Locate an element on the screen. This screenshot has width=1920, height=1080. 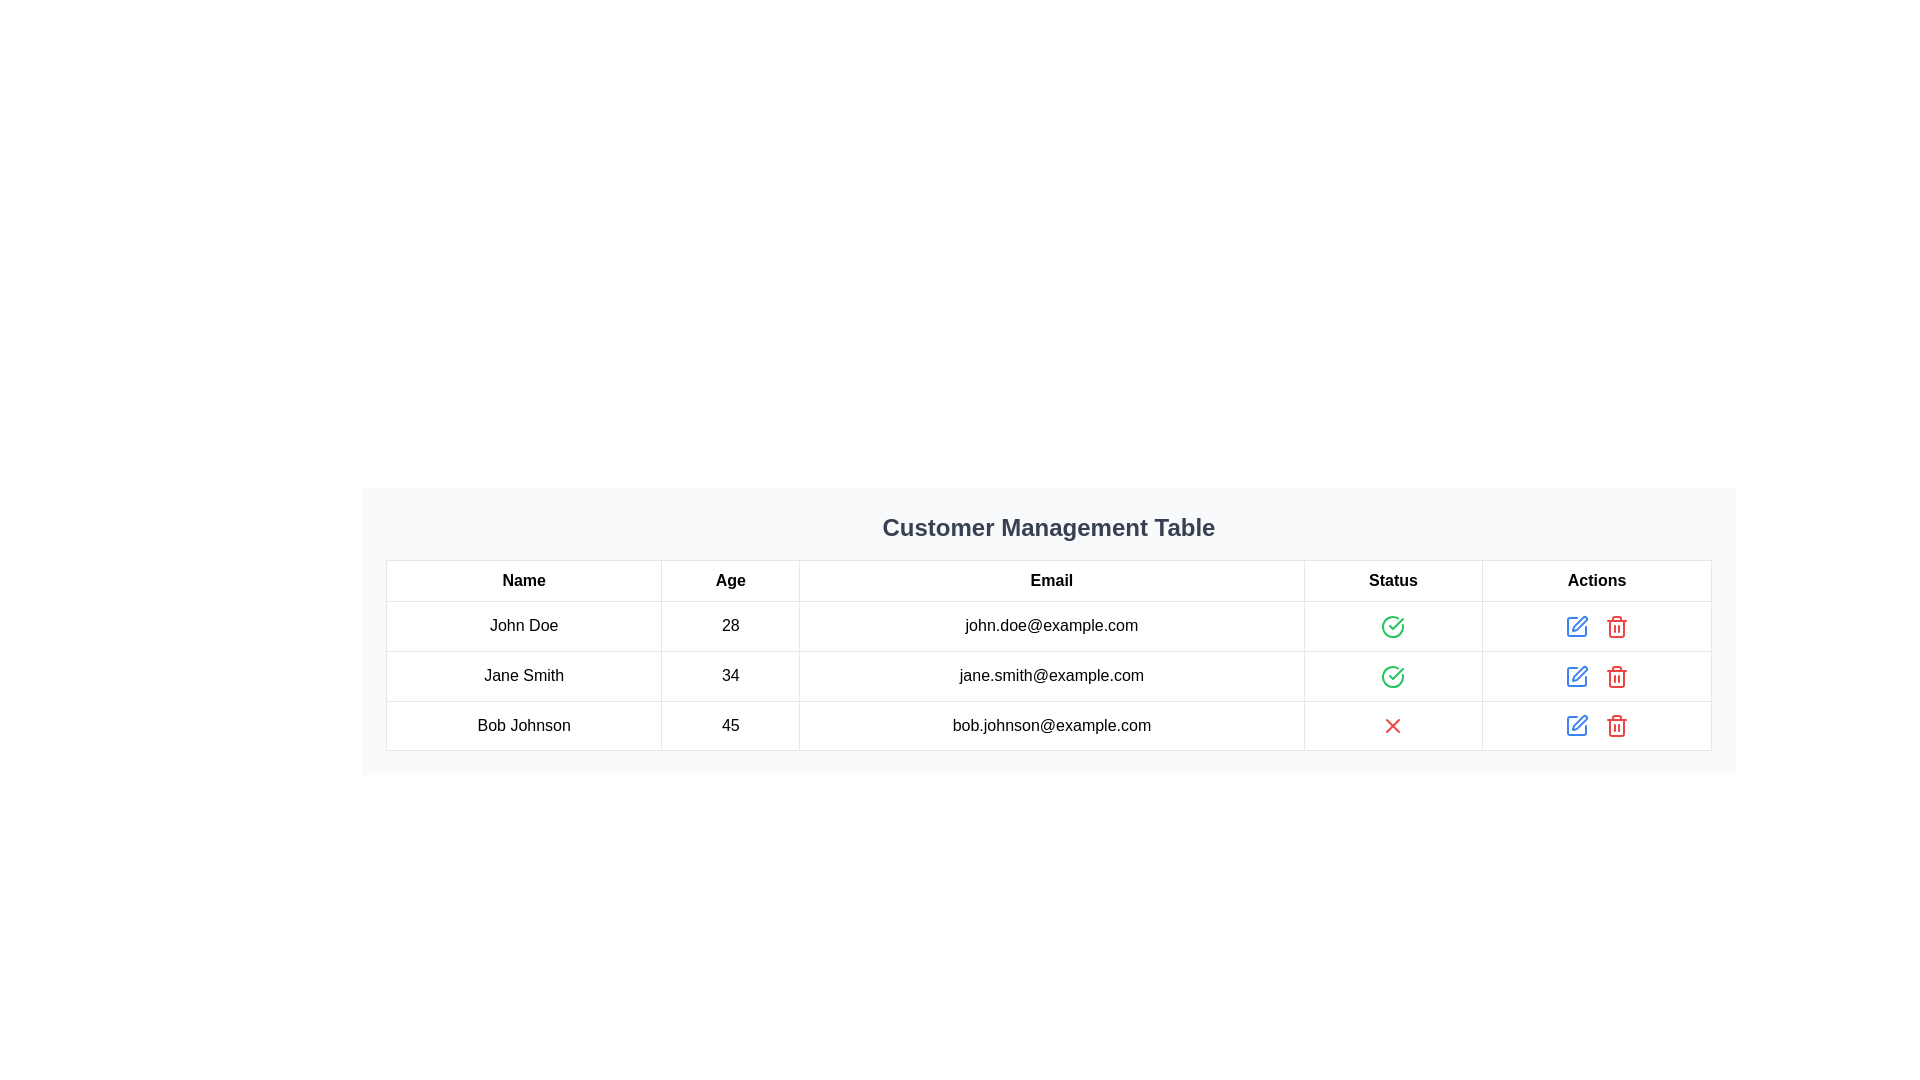
the fifth and rightmost column header in the table, which categorizes or labels the column below is located at coordinates (1596, 581).